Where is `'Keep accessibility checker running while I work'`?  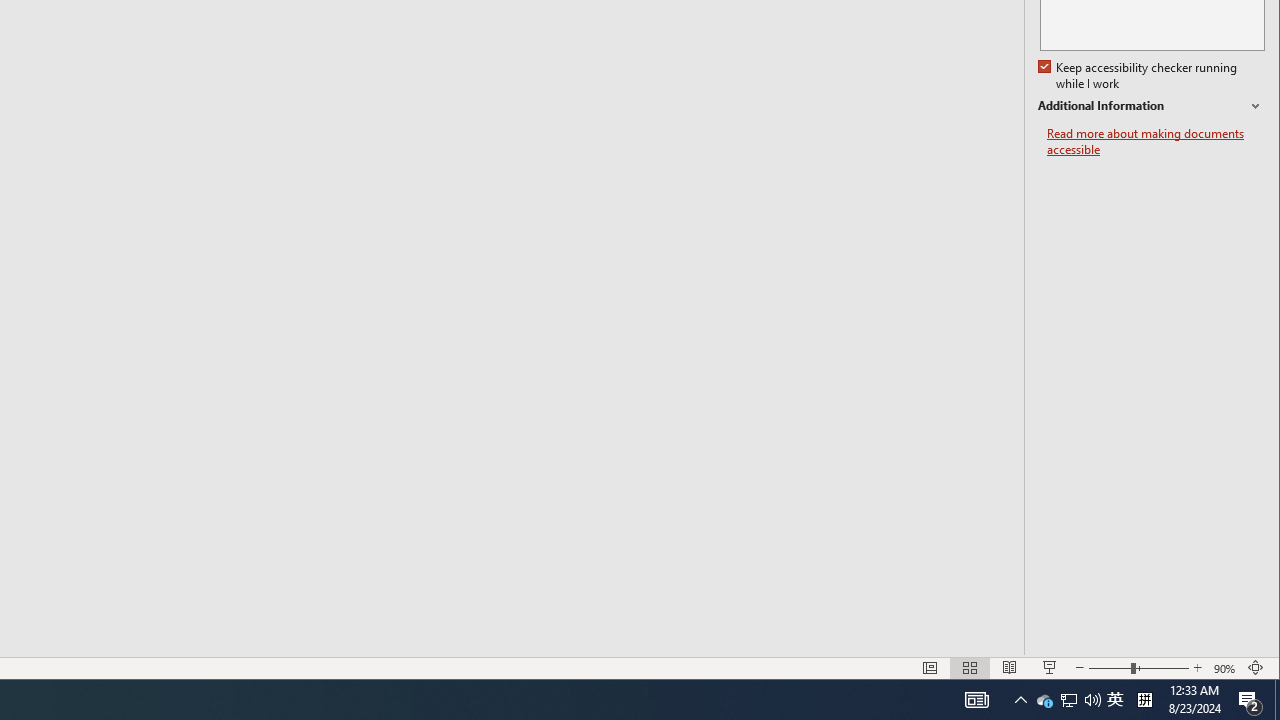
'Keep accessibility checker running while I work' is located at coordinates (1139, 75).